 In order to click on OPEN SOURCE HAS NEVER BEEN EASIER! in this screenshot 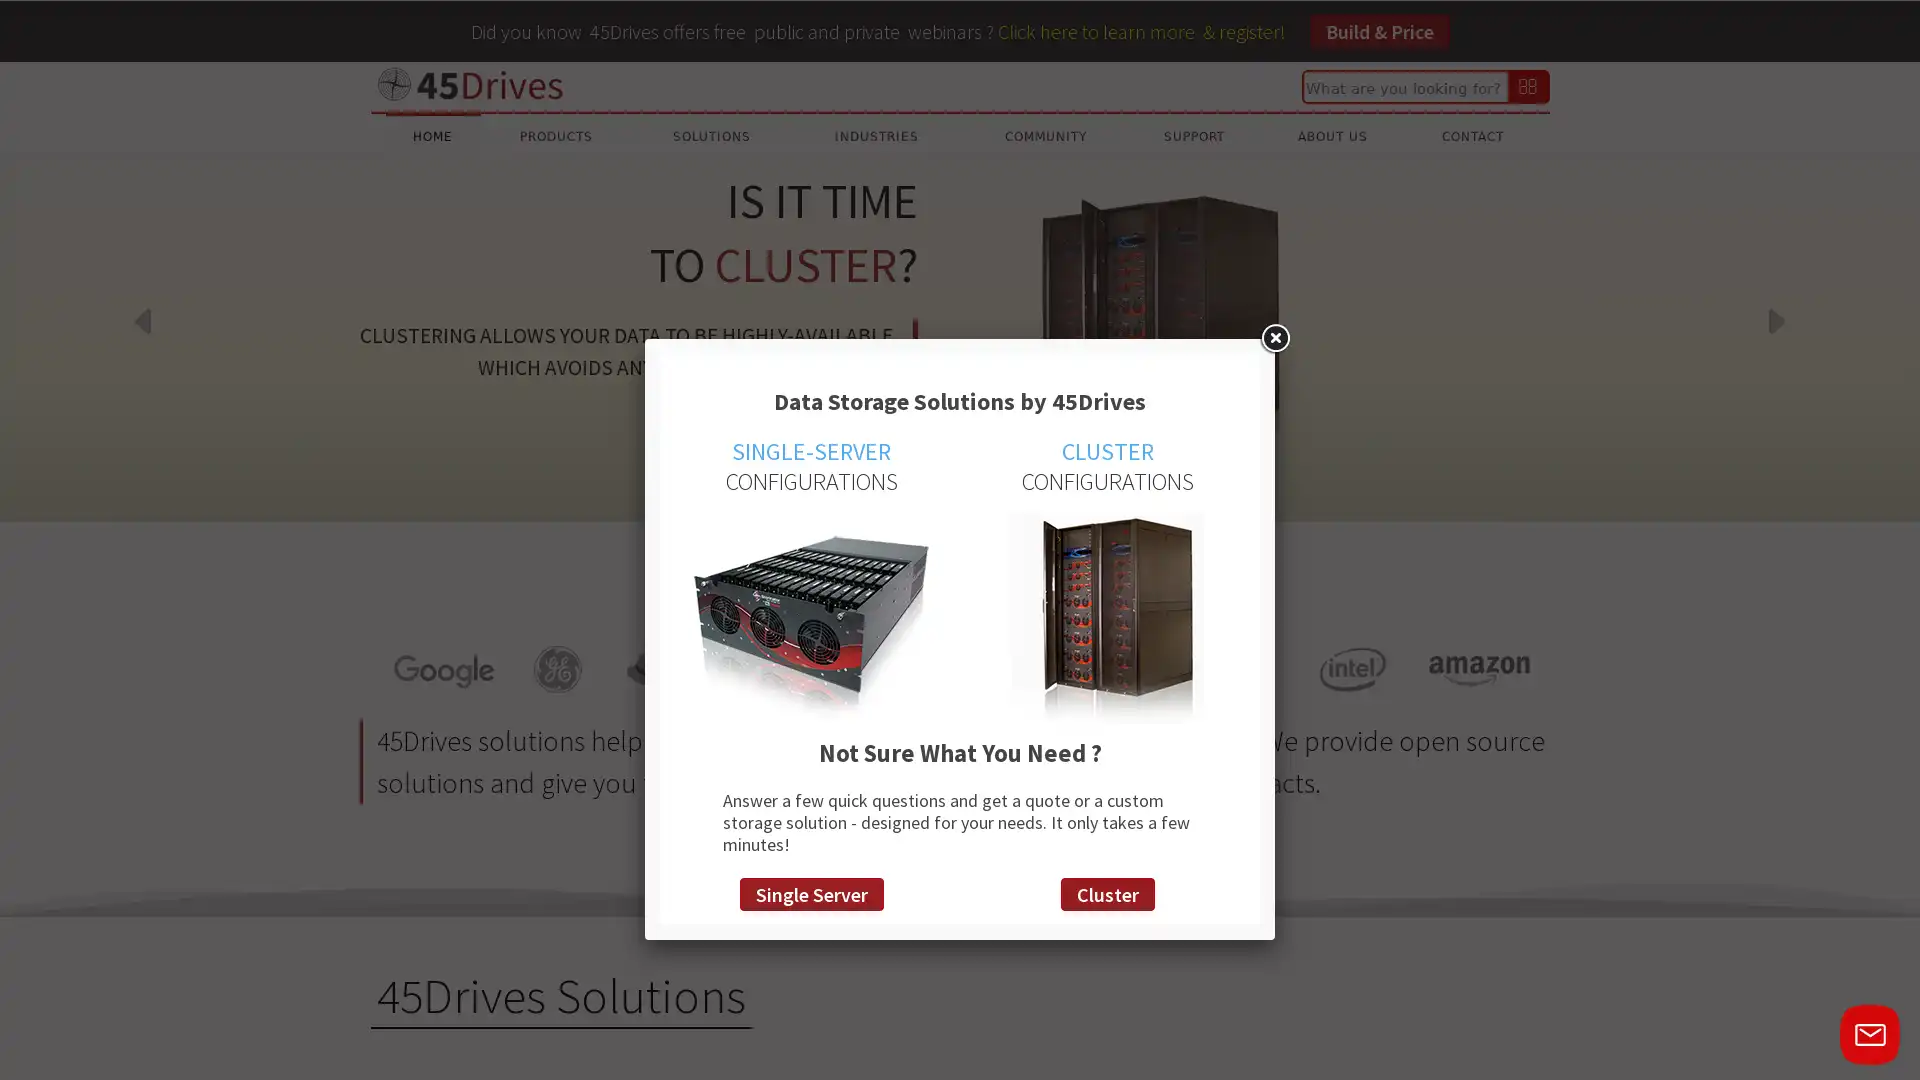, I will do `click(905, 495)`.